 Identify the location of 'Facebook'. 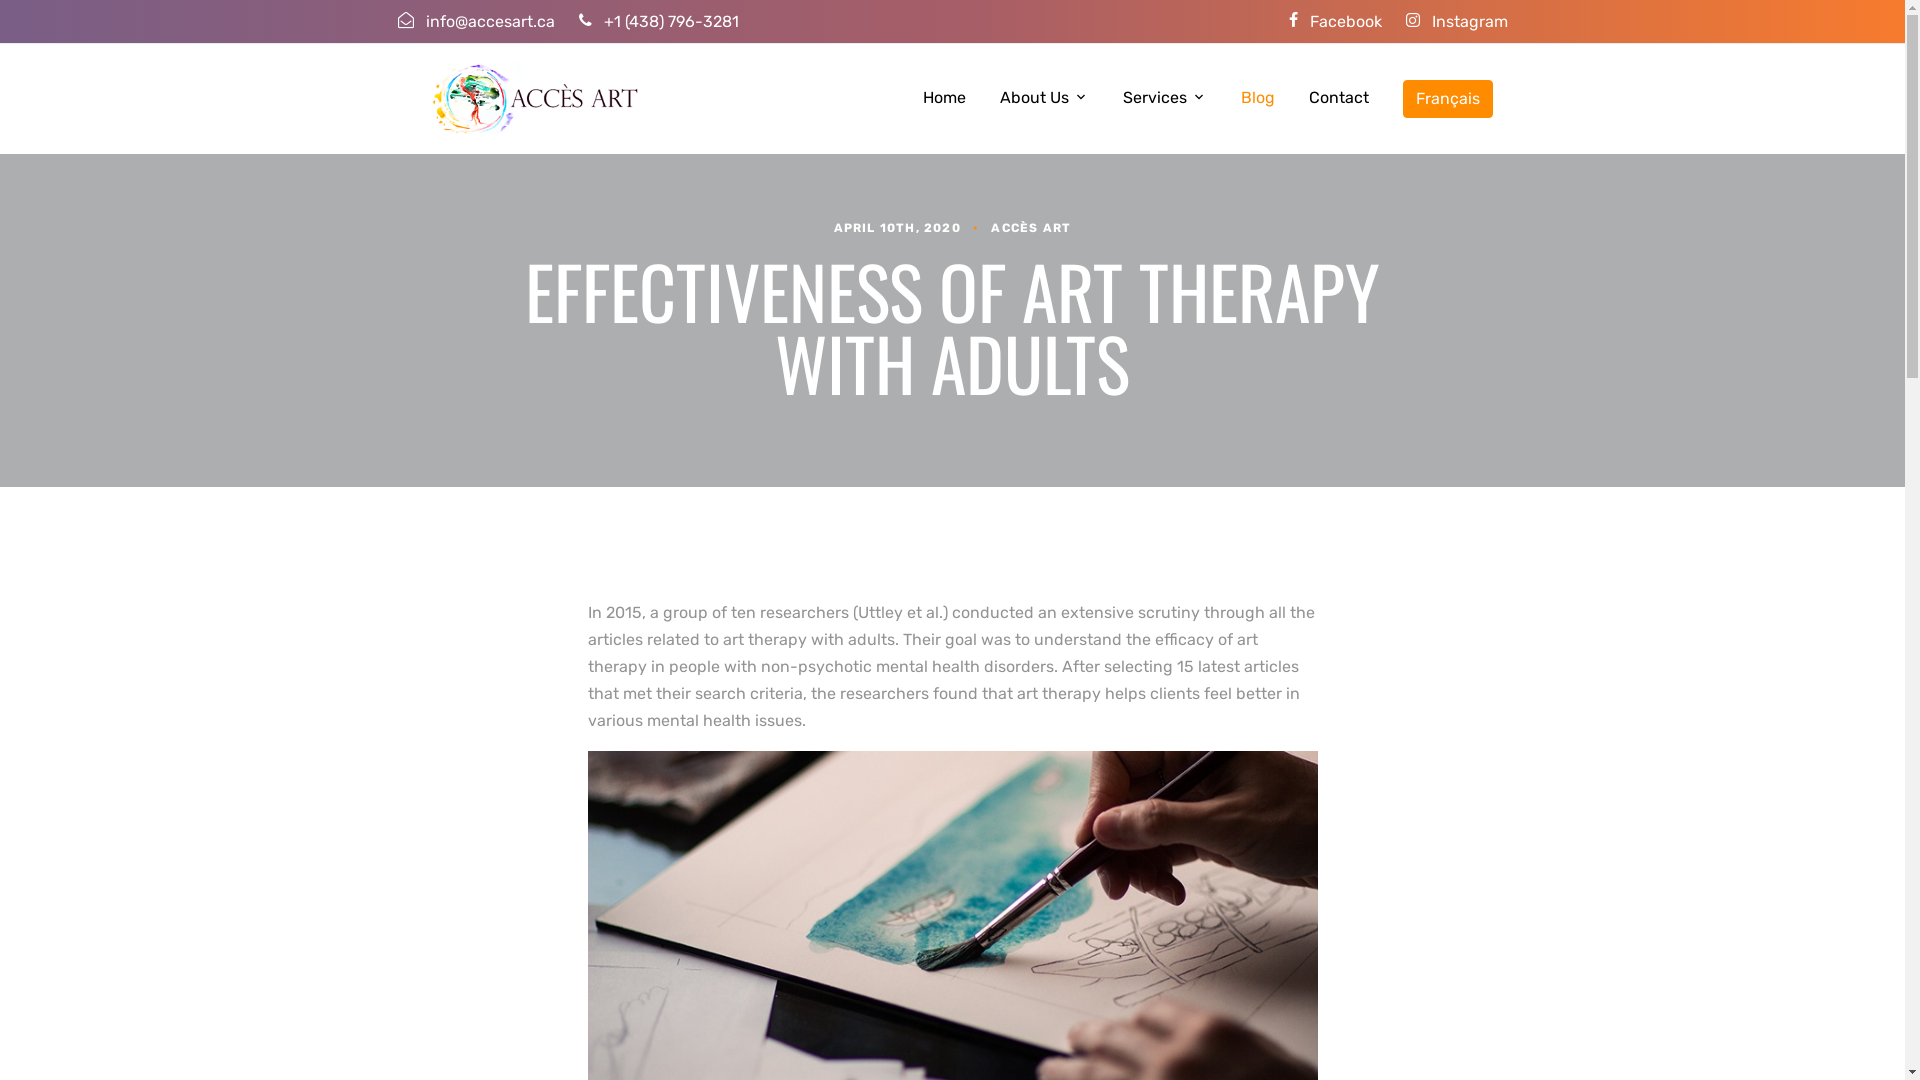
(1334, 21).